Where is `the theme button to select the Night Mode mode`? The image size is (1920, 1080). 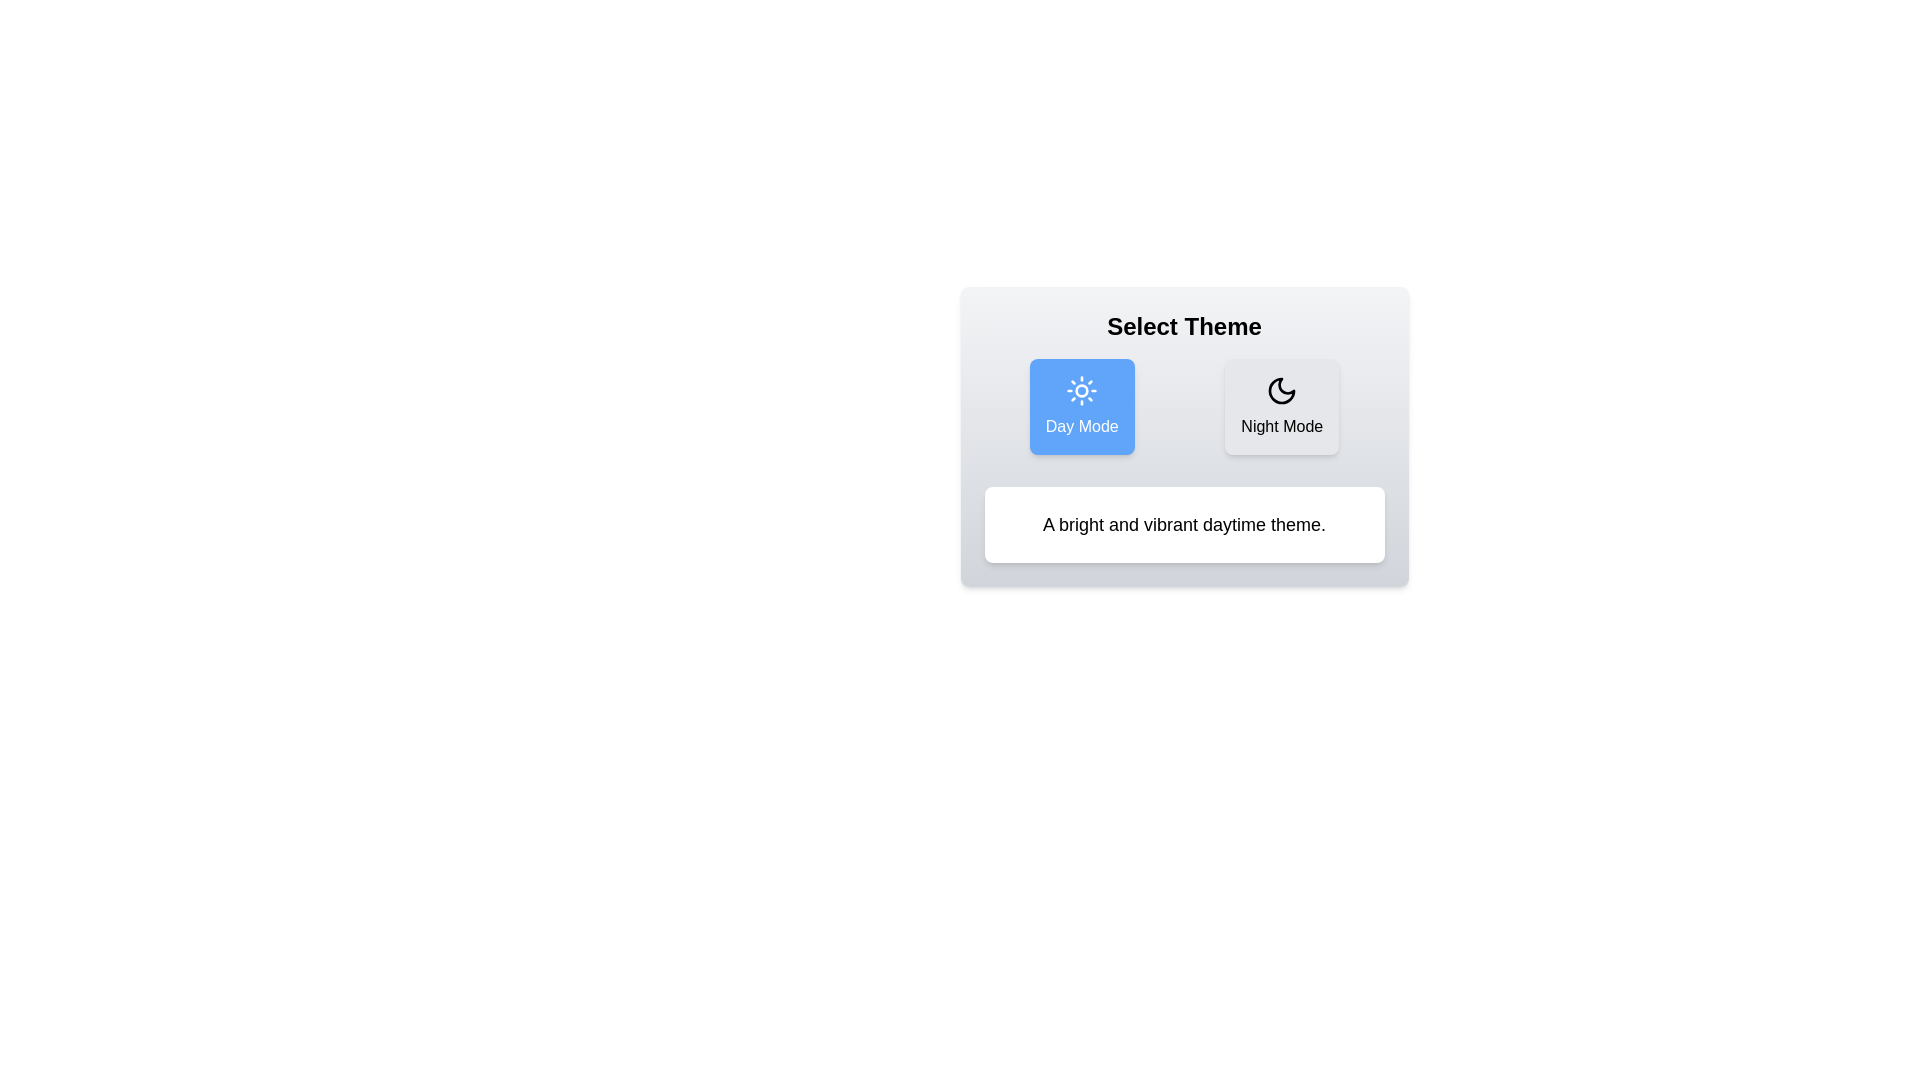
the theme button to select the Night Mode mode is located at coordinates (1281, 406).